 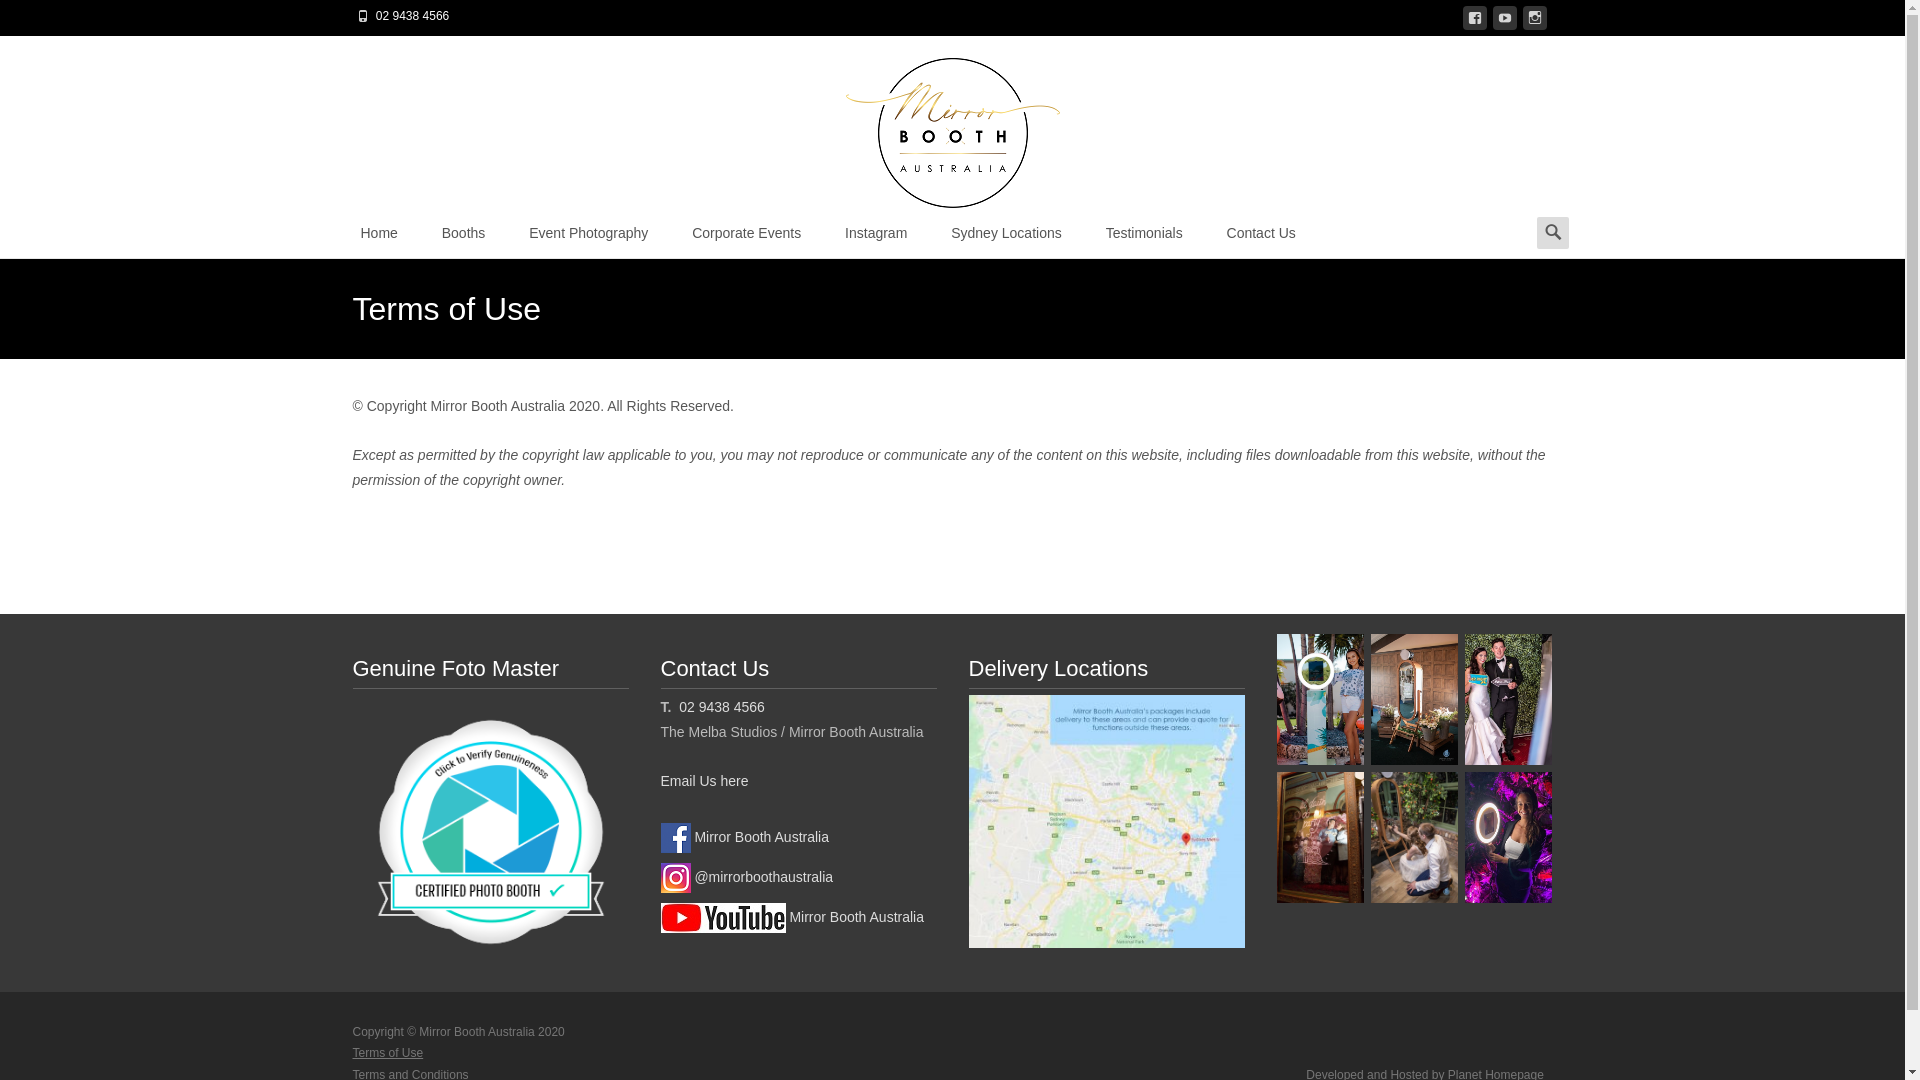 I want to click on 'Mirror Booth Australia', so click(x=950, y=123).